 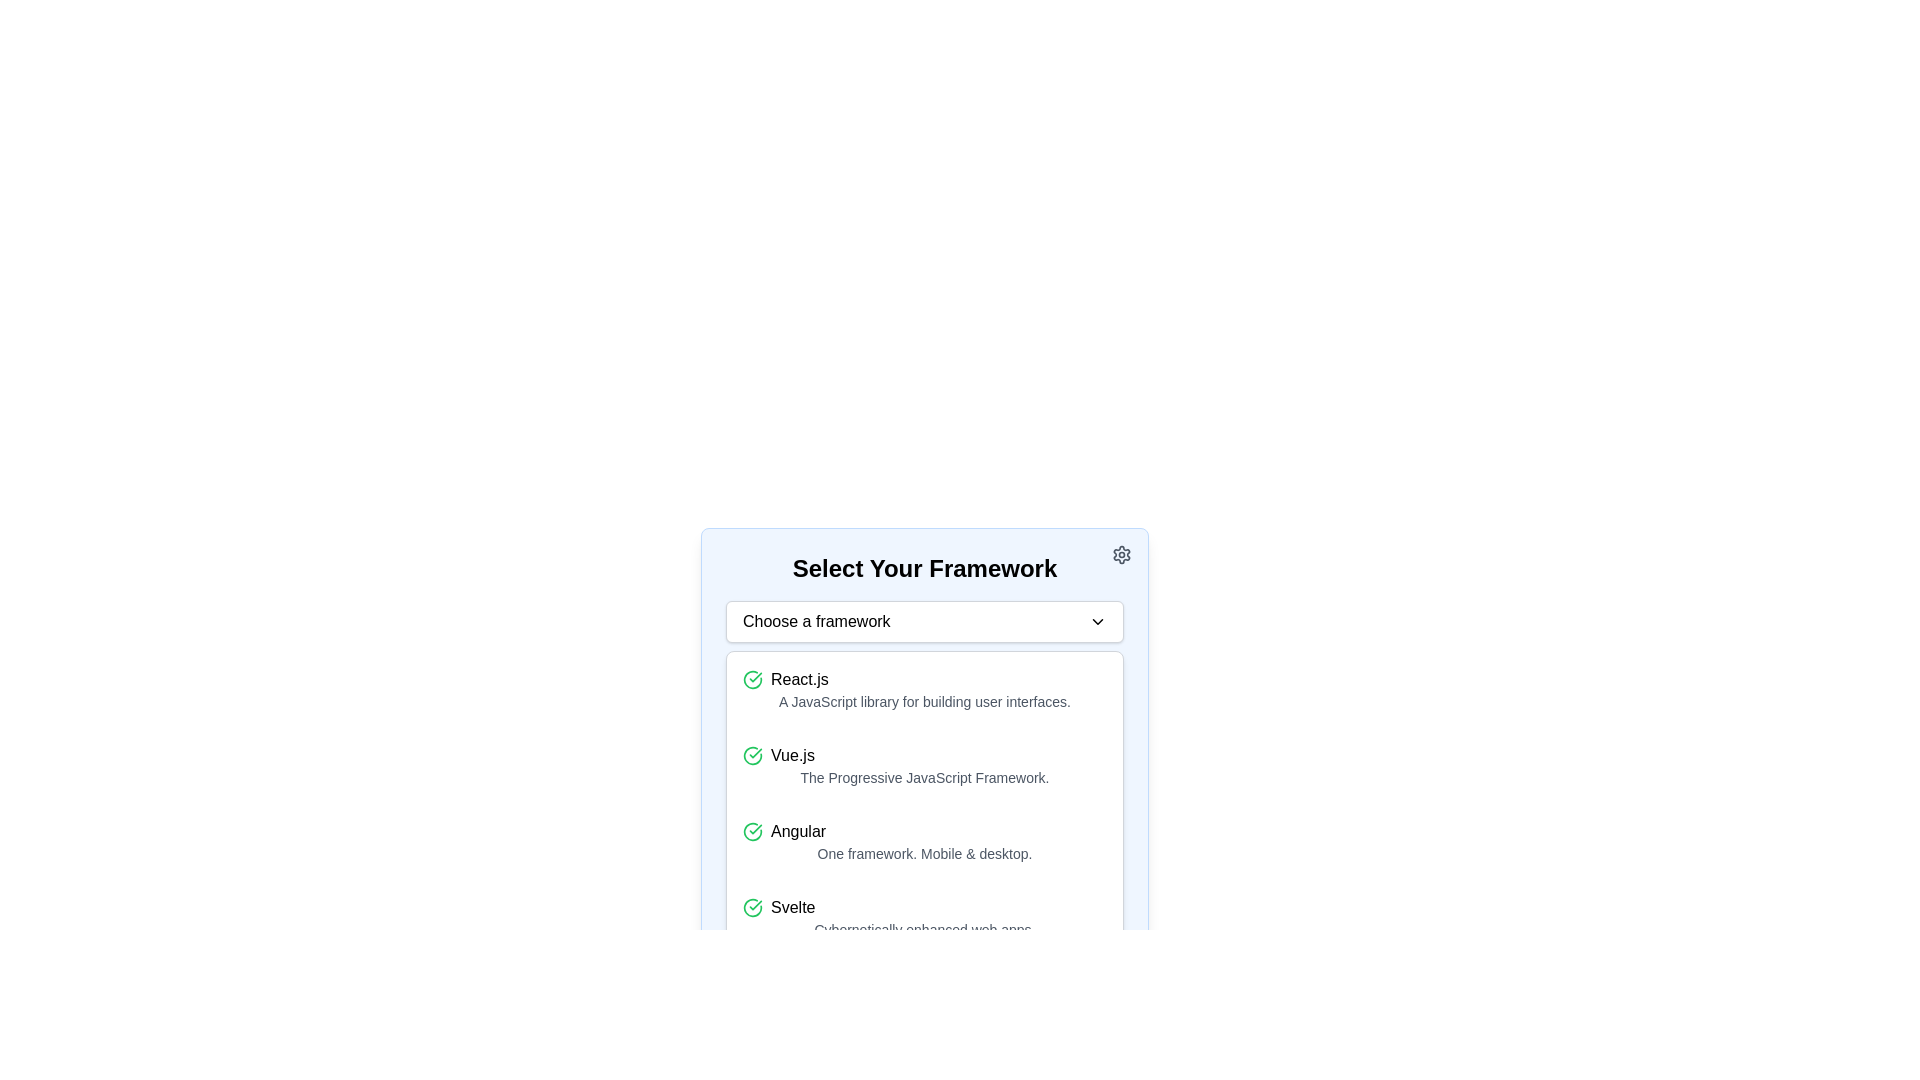 What do you see at coordinates (752, 832) in the screenshot?
I see `the circular green icon with a checkmark that precedes the 'Angular' label in the 'Select Your Framework' list` at bounding box center [752, 832].